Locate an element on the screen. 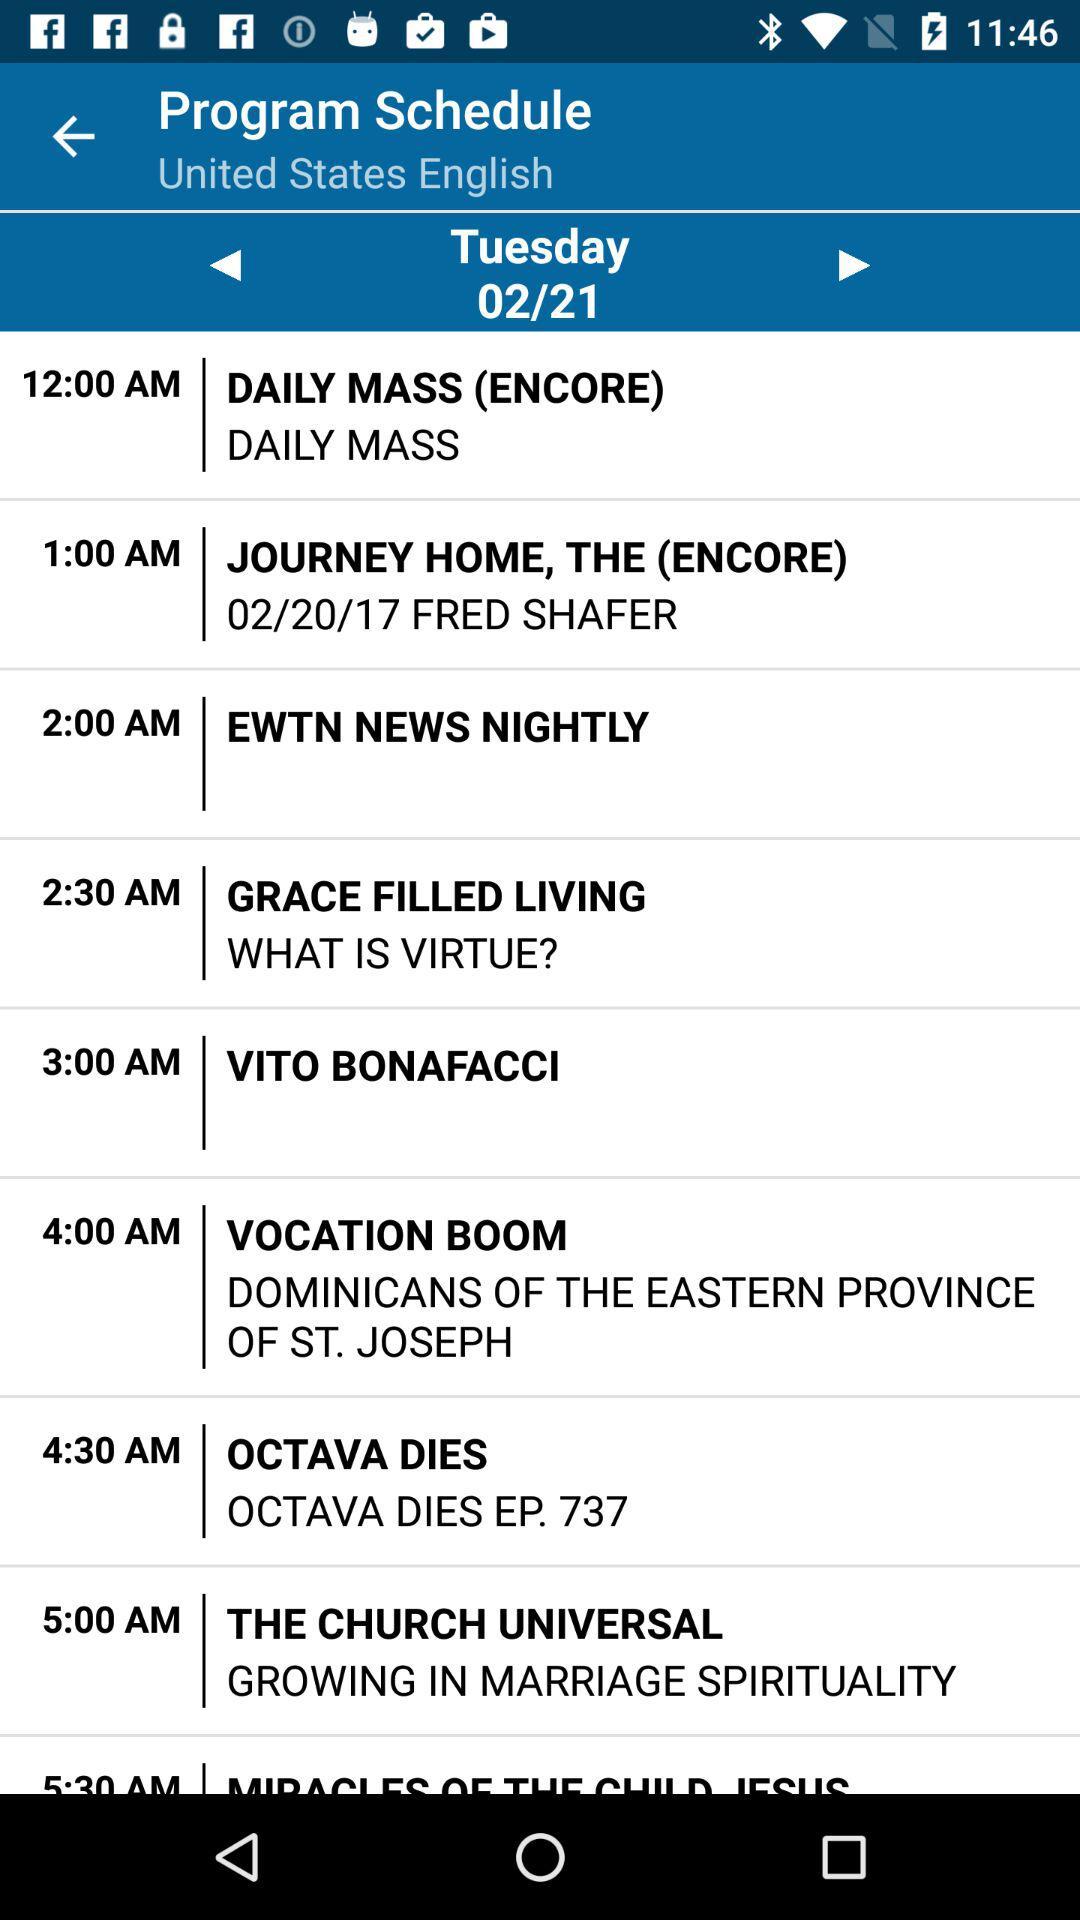  the icon to the right of 12:00 am is located at coordinates (204, 413).